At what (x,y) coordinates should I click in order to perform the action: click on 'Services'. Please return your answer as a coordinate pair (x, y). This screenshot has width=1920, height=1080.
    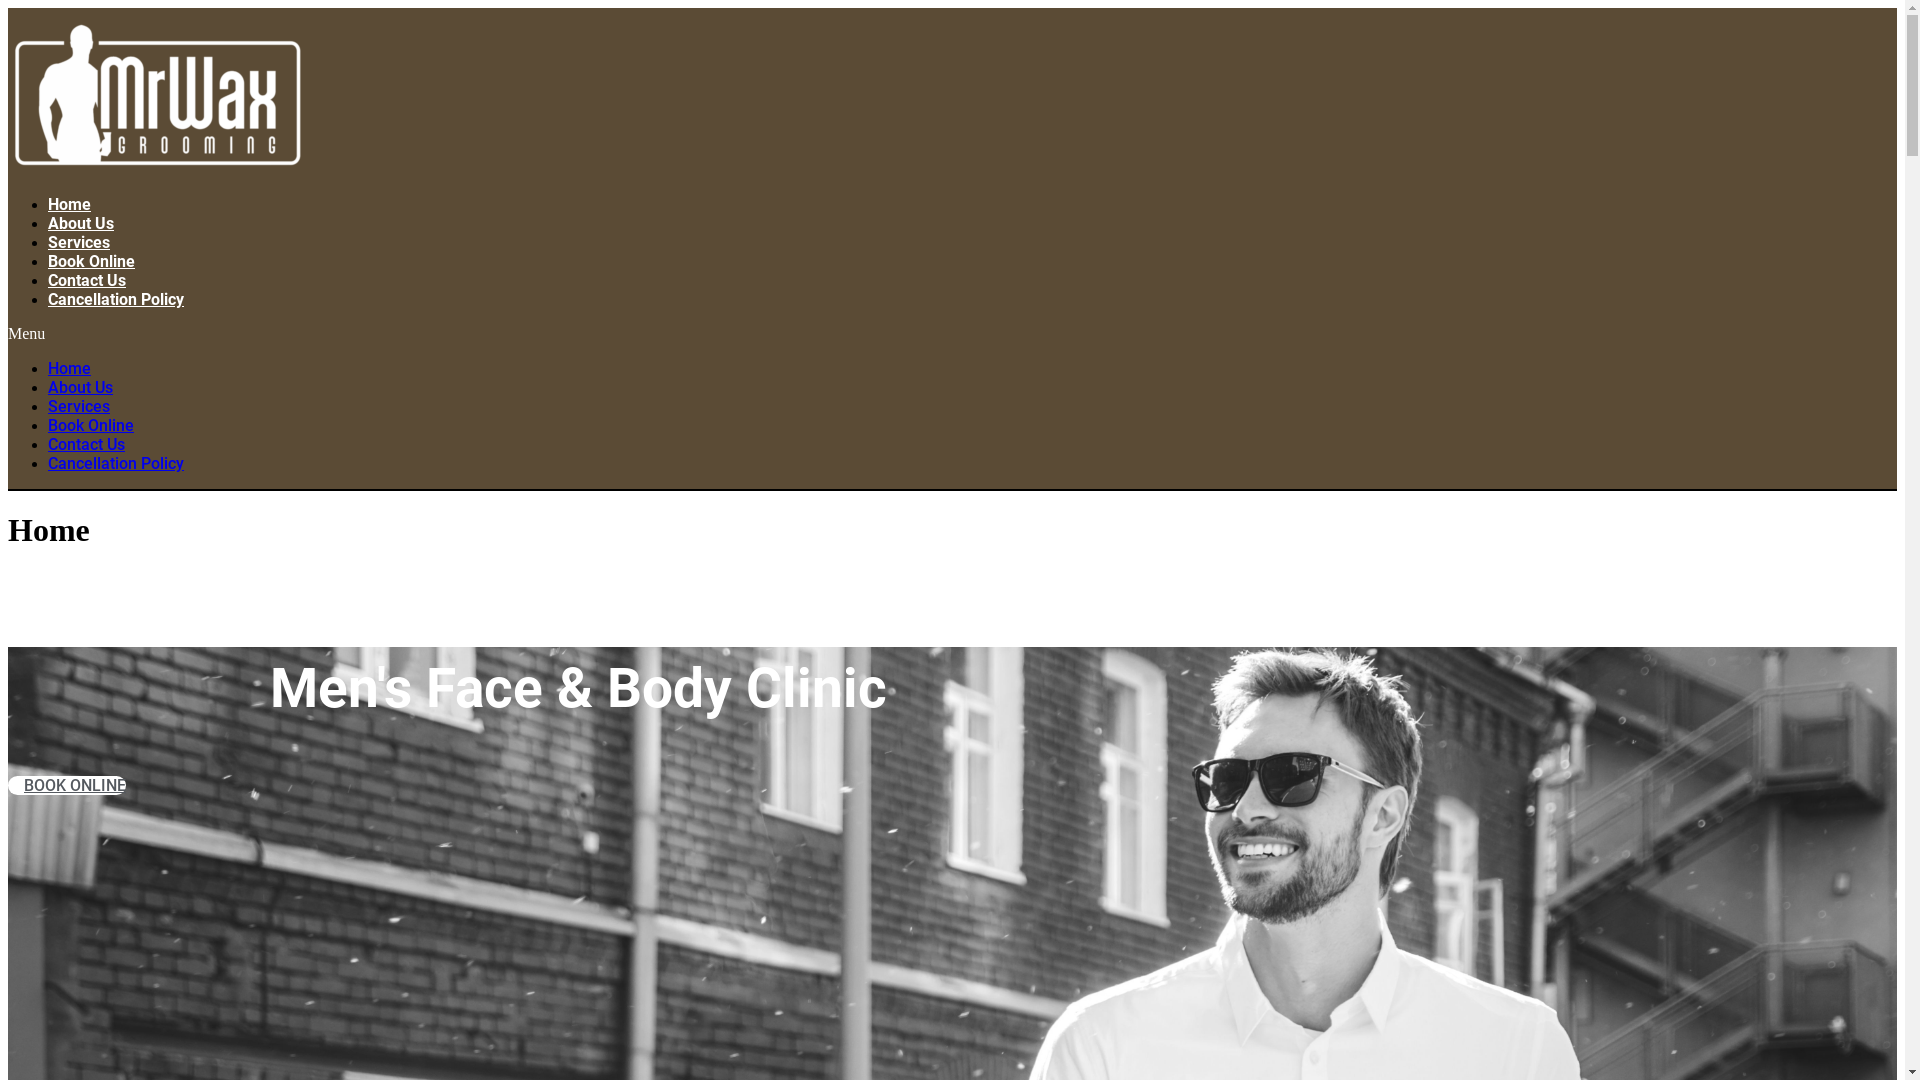
    Looking at the image, I should click on (78, 241).